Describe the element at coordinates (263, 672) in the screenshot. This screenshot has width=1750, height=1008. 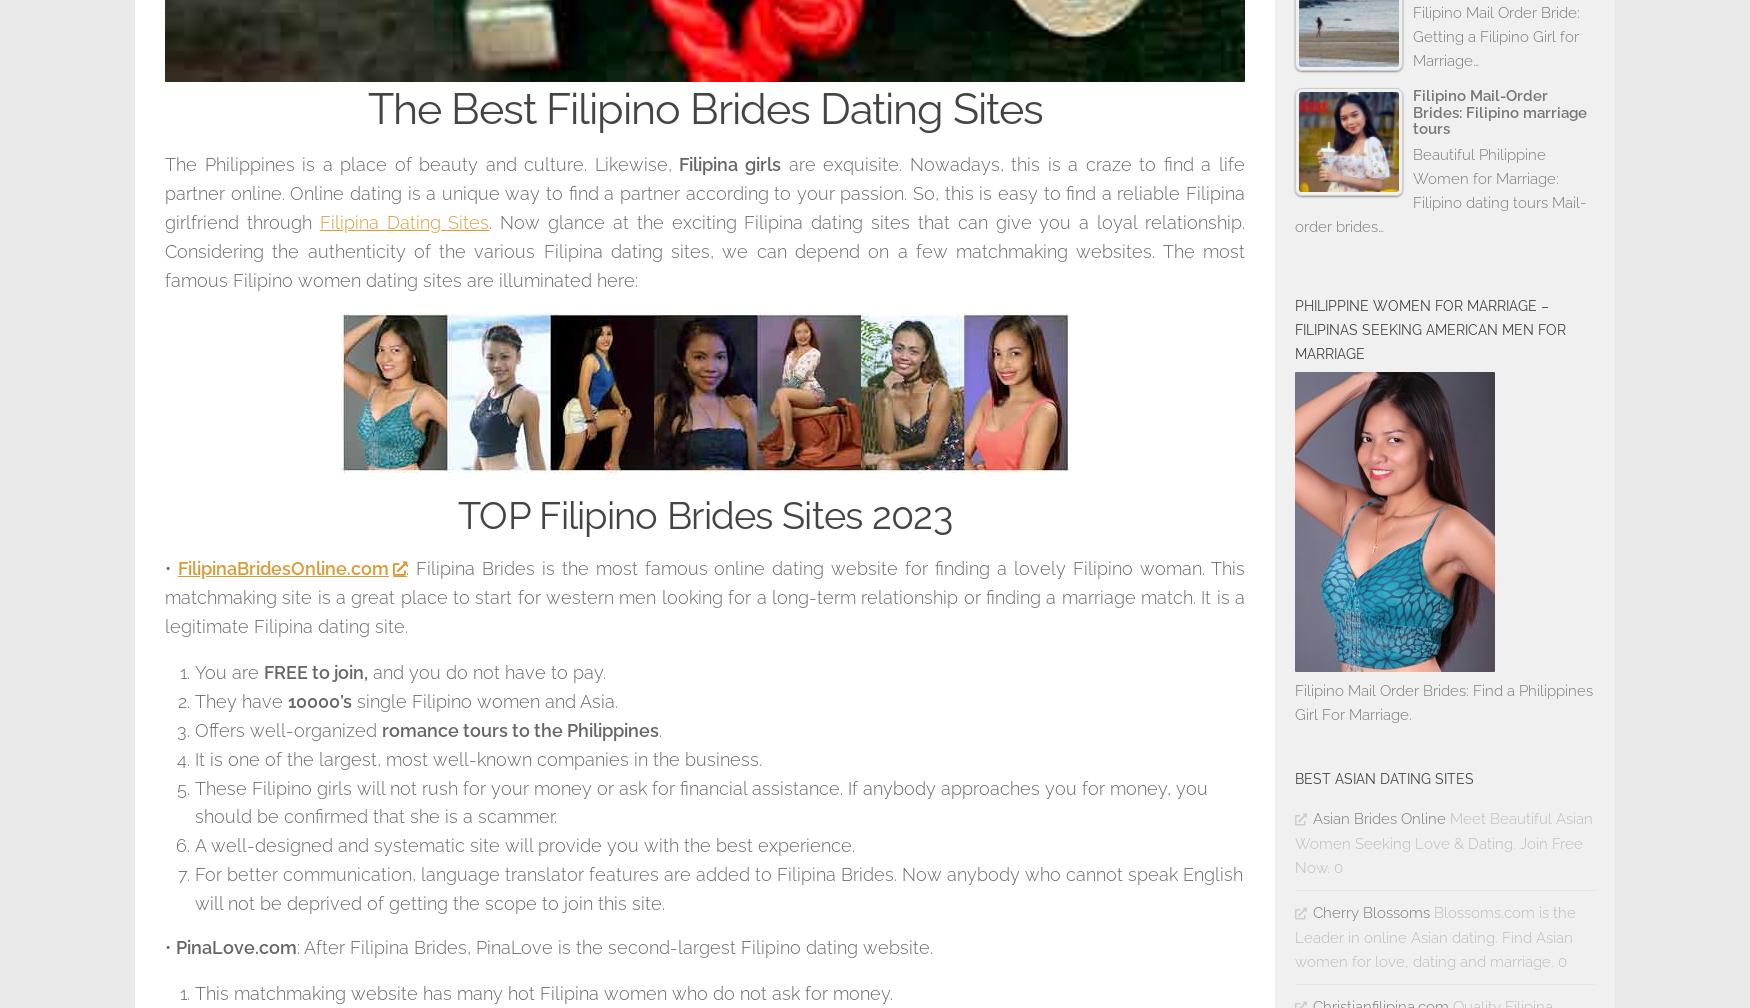
I see `'FREE to join,'` at that location.